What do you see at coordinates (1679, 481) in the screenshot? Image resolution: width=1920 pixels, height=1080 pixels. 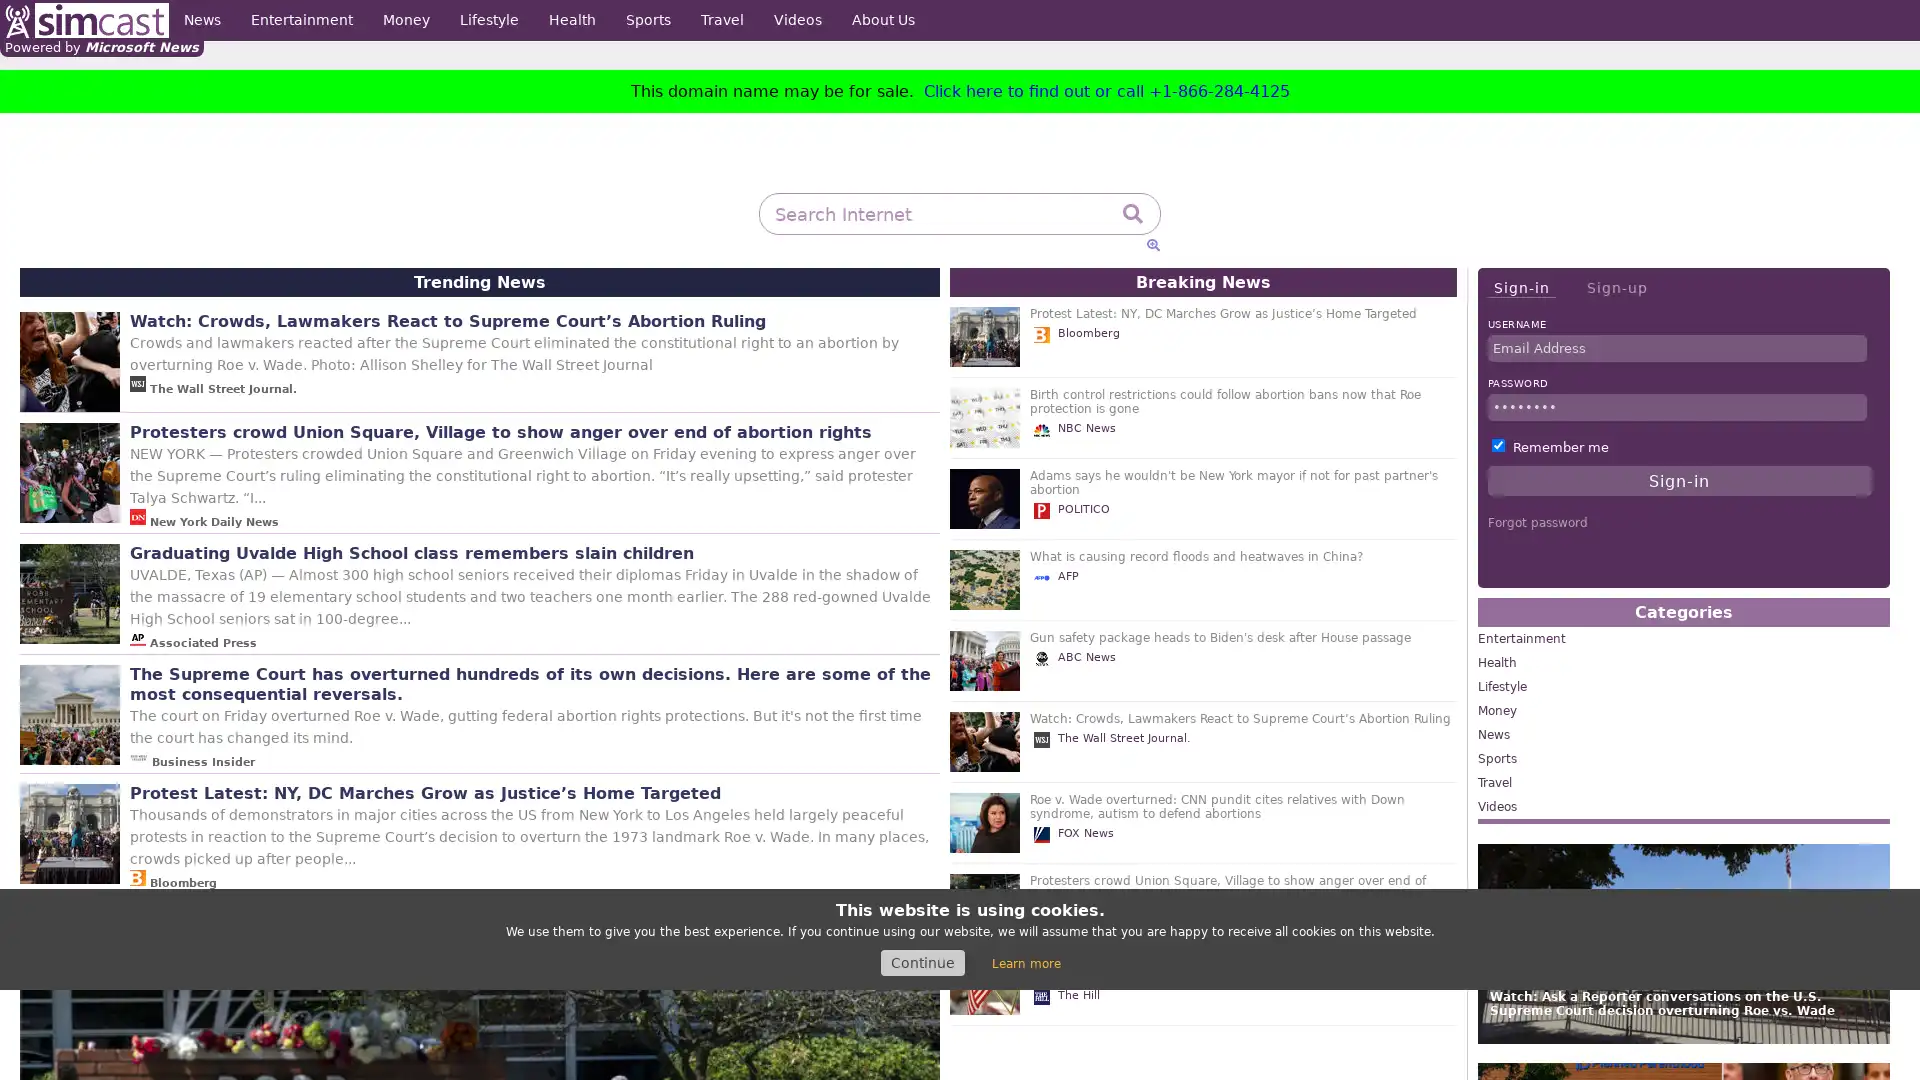 I see `Sign-in` at bounding box center [1679, 481].